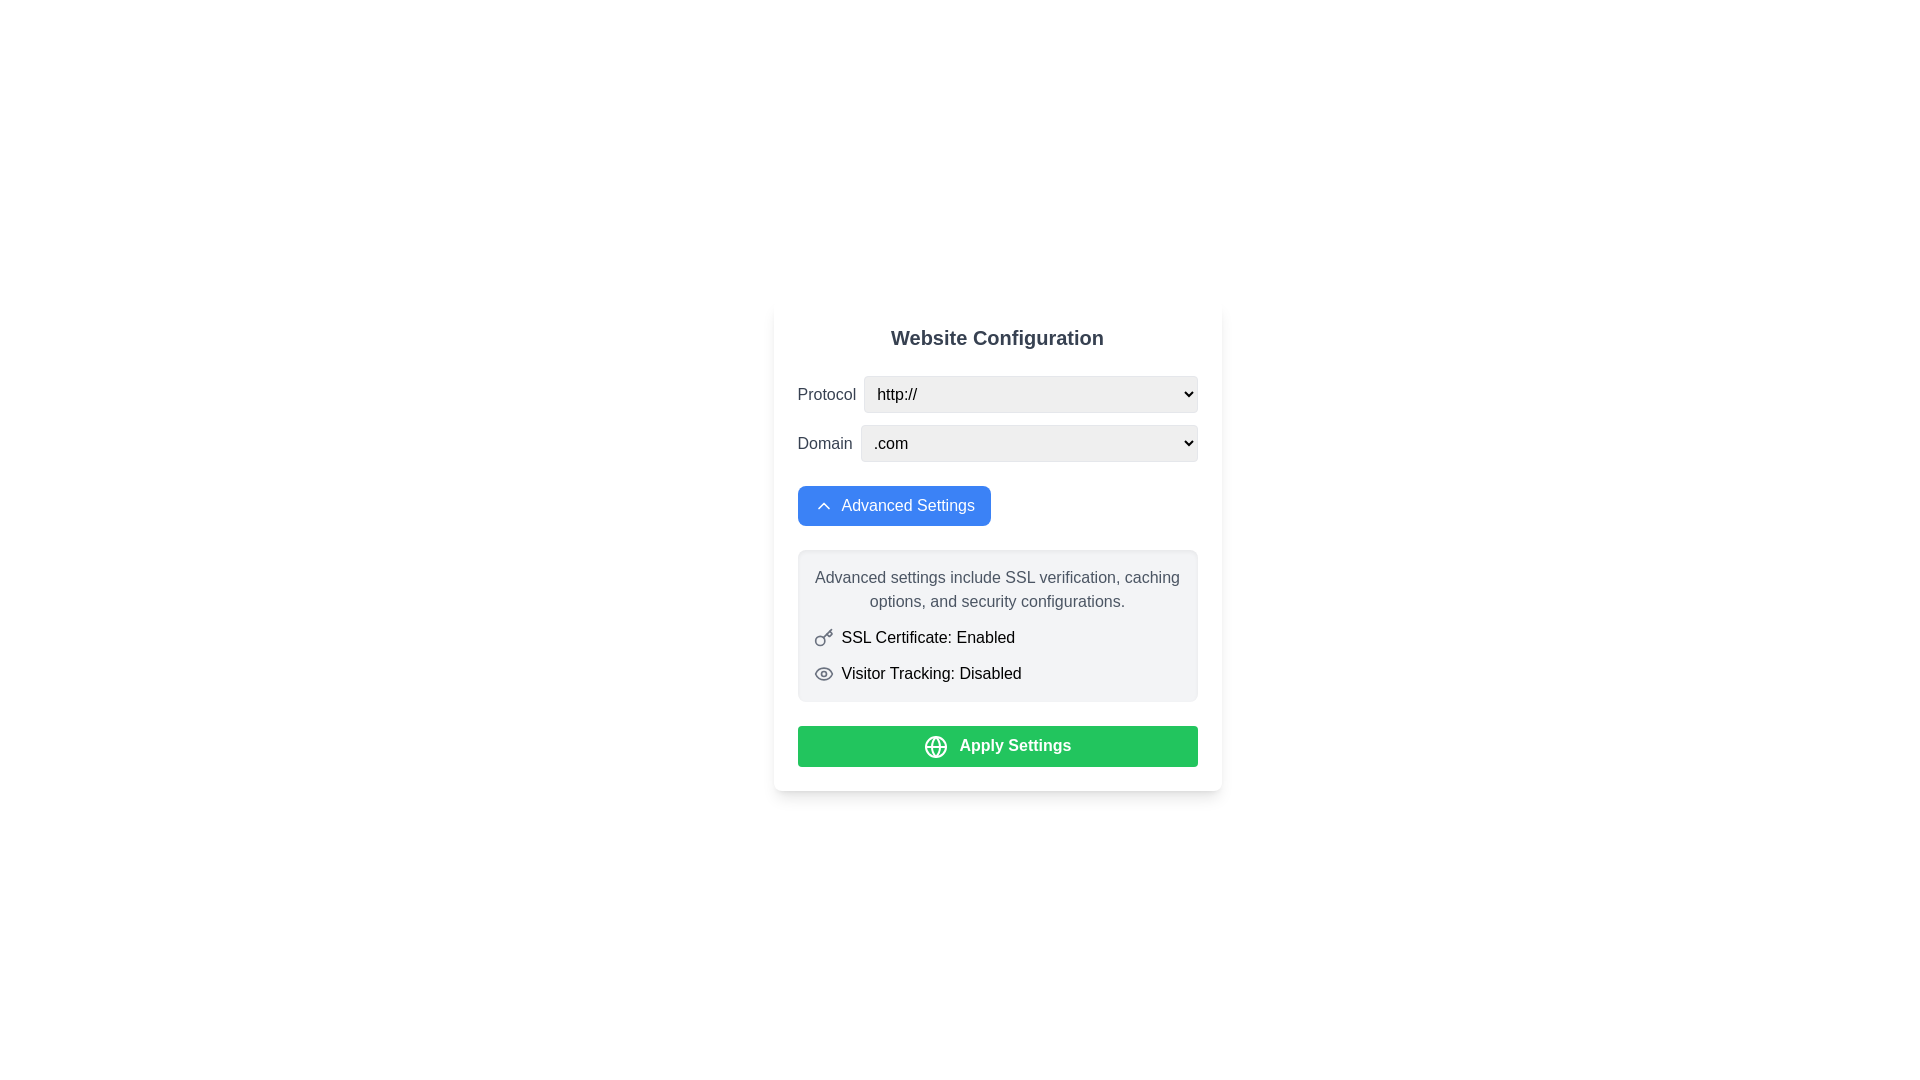 The height and width of the screenshot is (1080, 1920). Describe the element at coordinates (893, 504) in the screenshot. I see `the toggle button for the 'Advanced Settings' section located in the 'Website Configuration' interface` at that location.